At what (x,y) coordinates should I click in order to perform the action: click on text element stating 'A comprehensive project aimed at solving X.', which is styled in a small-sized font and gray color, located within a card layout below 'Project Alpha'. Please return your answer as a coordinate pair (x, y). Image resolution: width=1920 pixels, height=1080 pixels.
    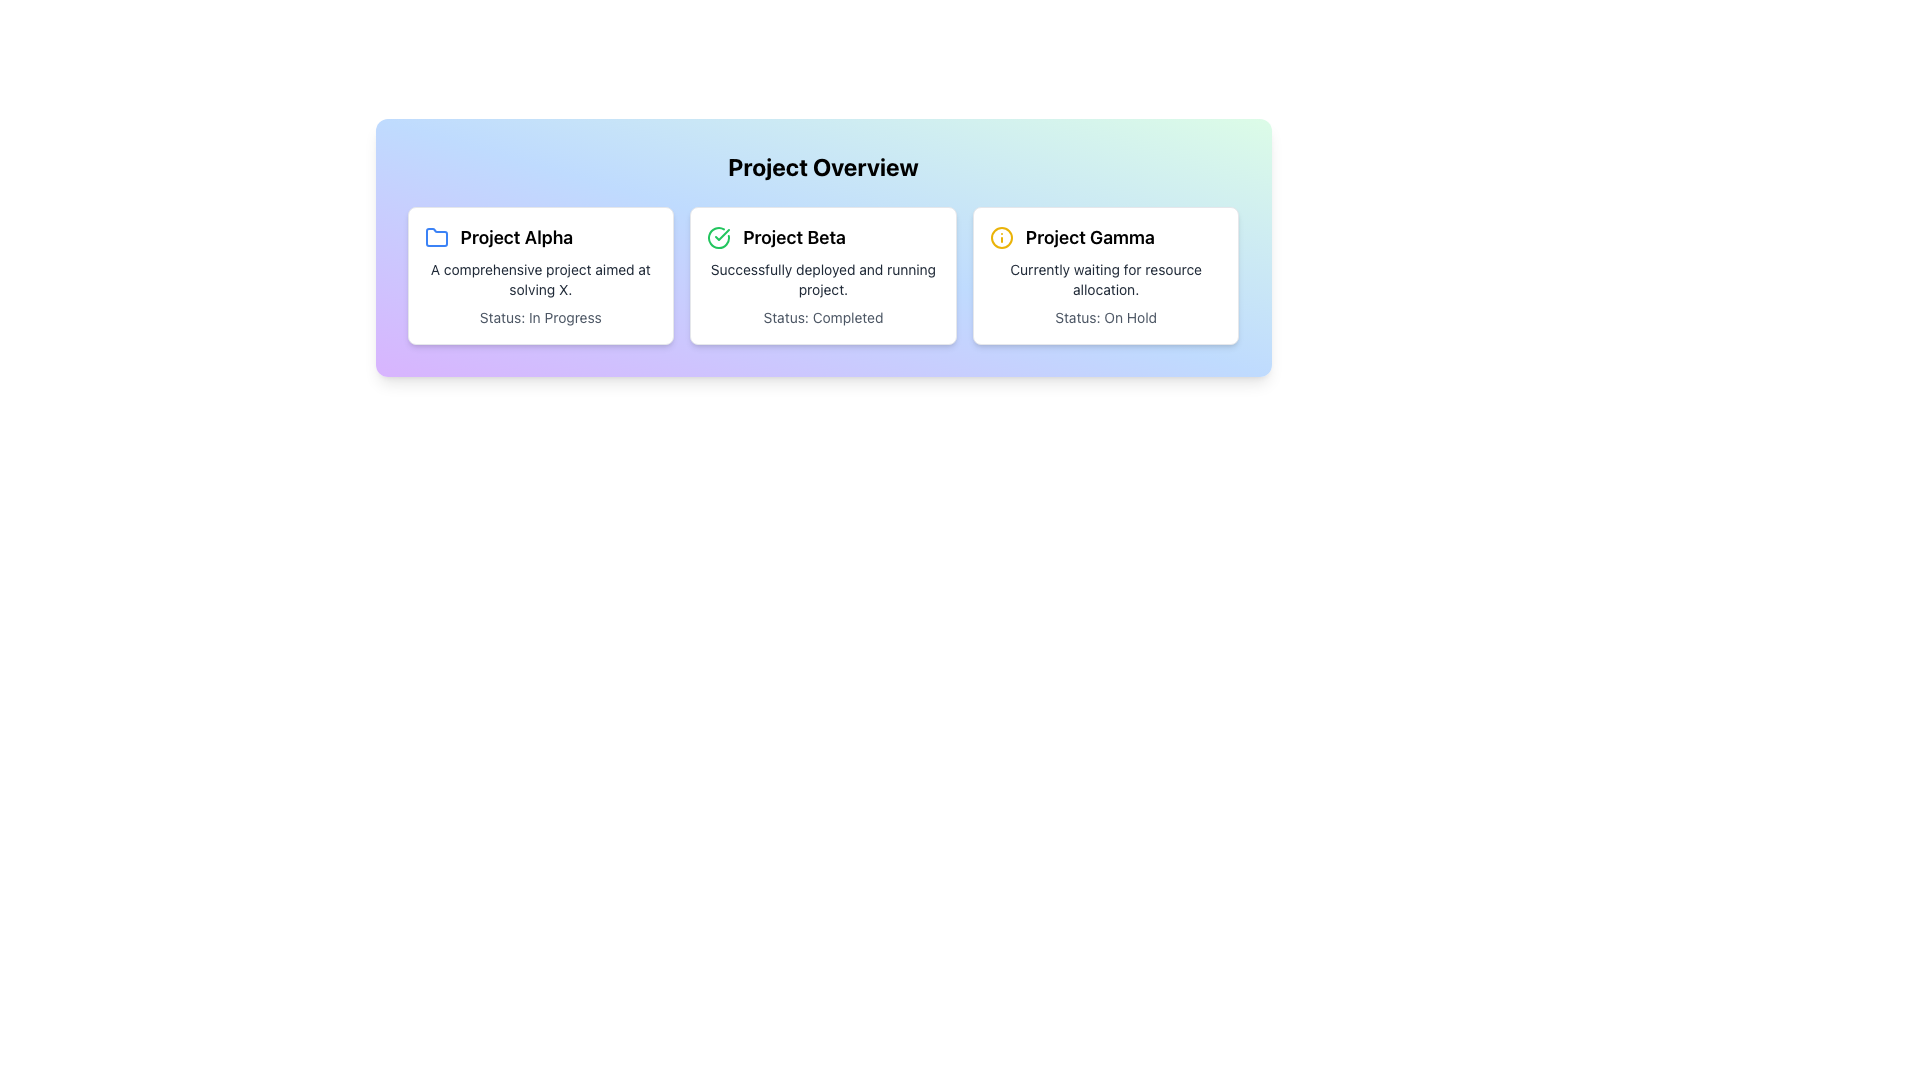
    Looking at the image, I should click on (540, 280).